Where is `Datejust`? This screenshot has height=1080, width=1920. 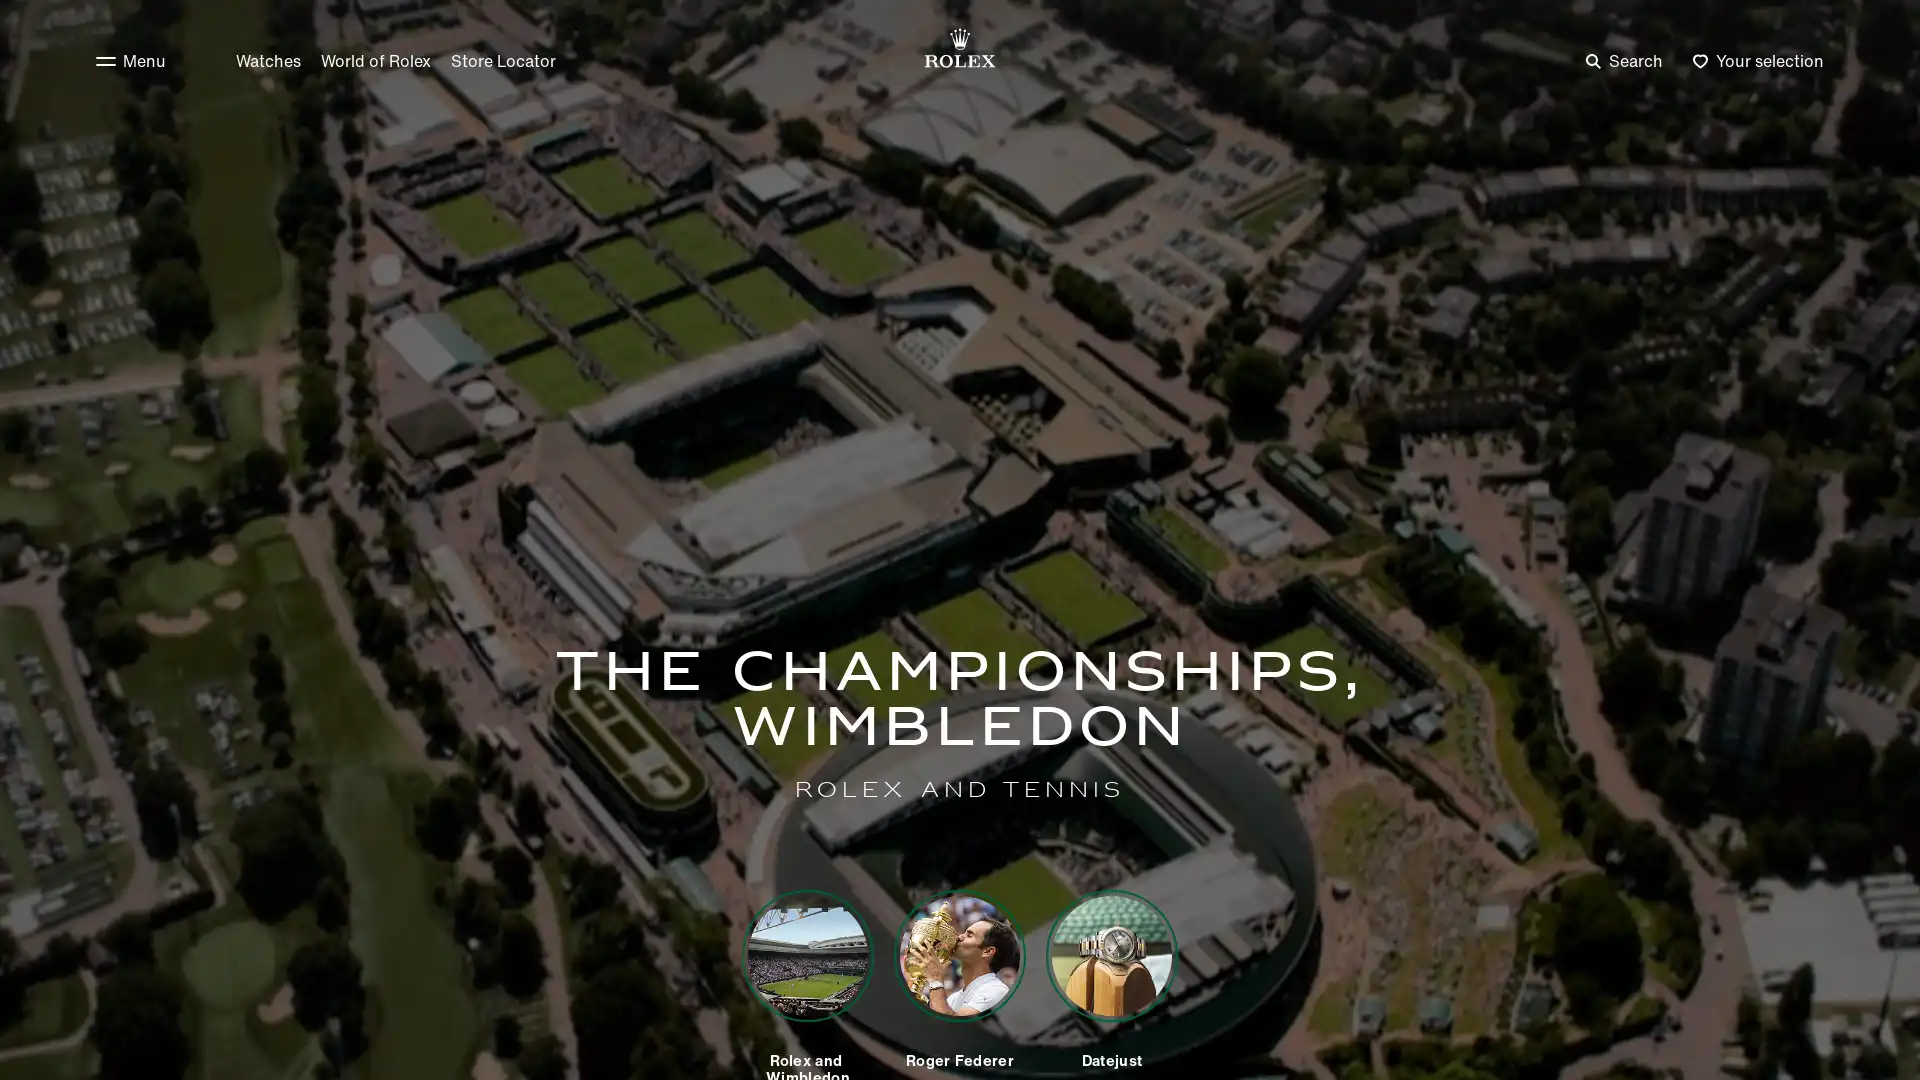 Datejust is located at coordinates (1111, 978).